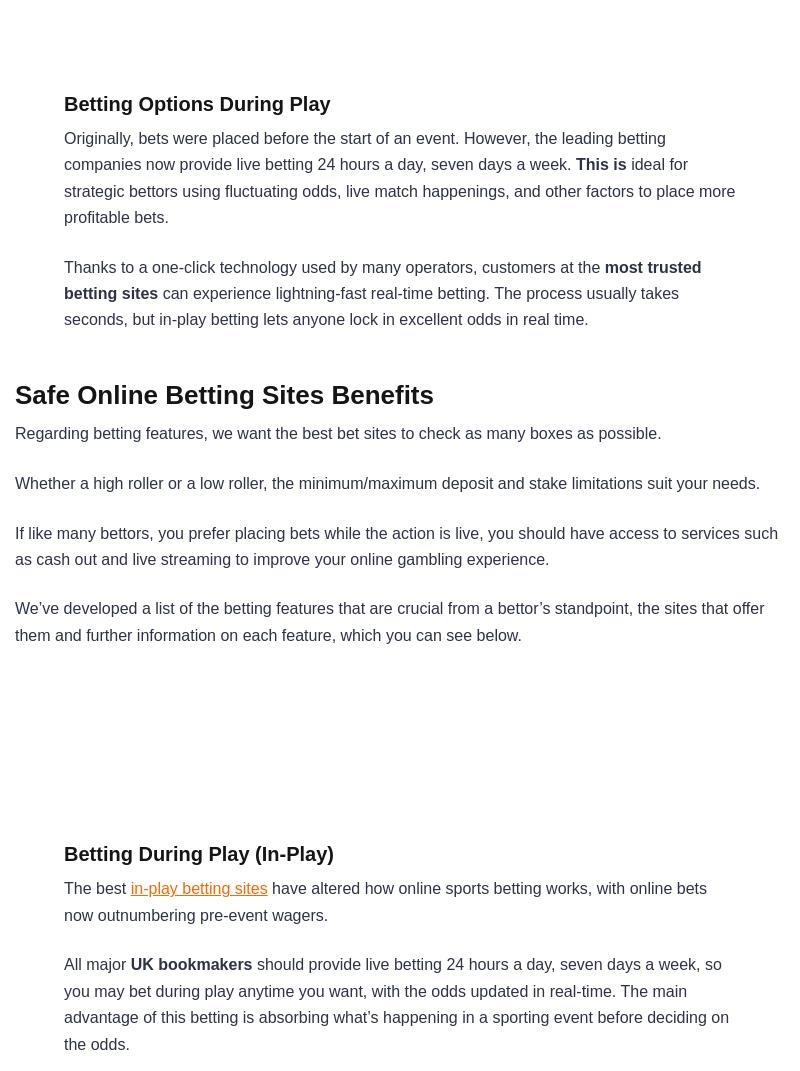 Image resolution: width=800 pixels, height=1071 pixels. I want to click on 'This is', so click(600, 163).